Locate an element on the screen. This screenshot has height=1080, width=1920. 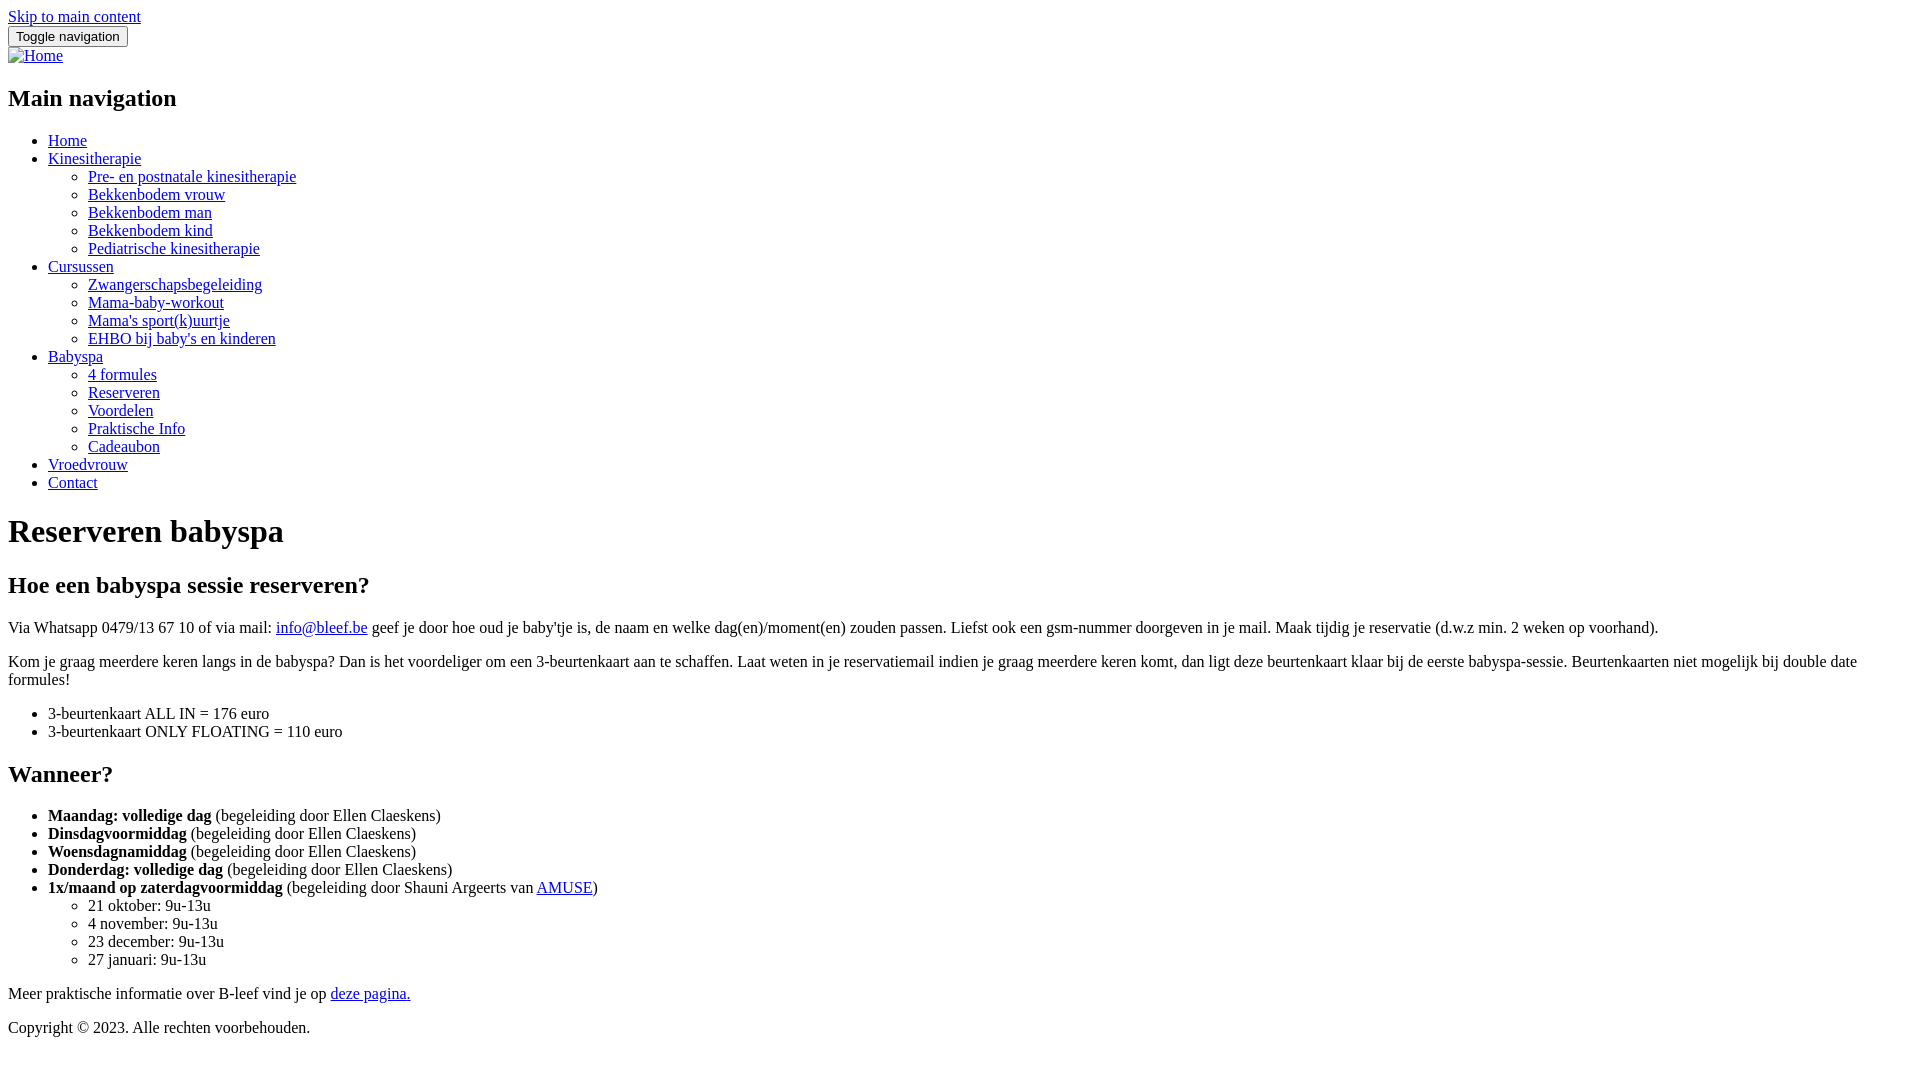
'Pediatrische kinesitherapie' is located at coordinates (173, 247).